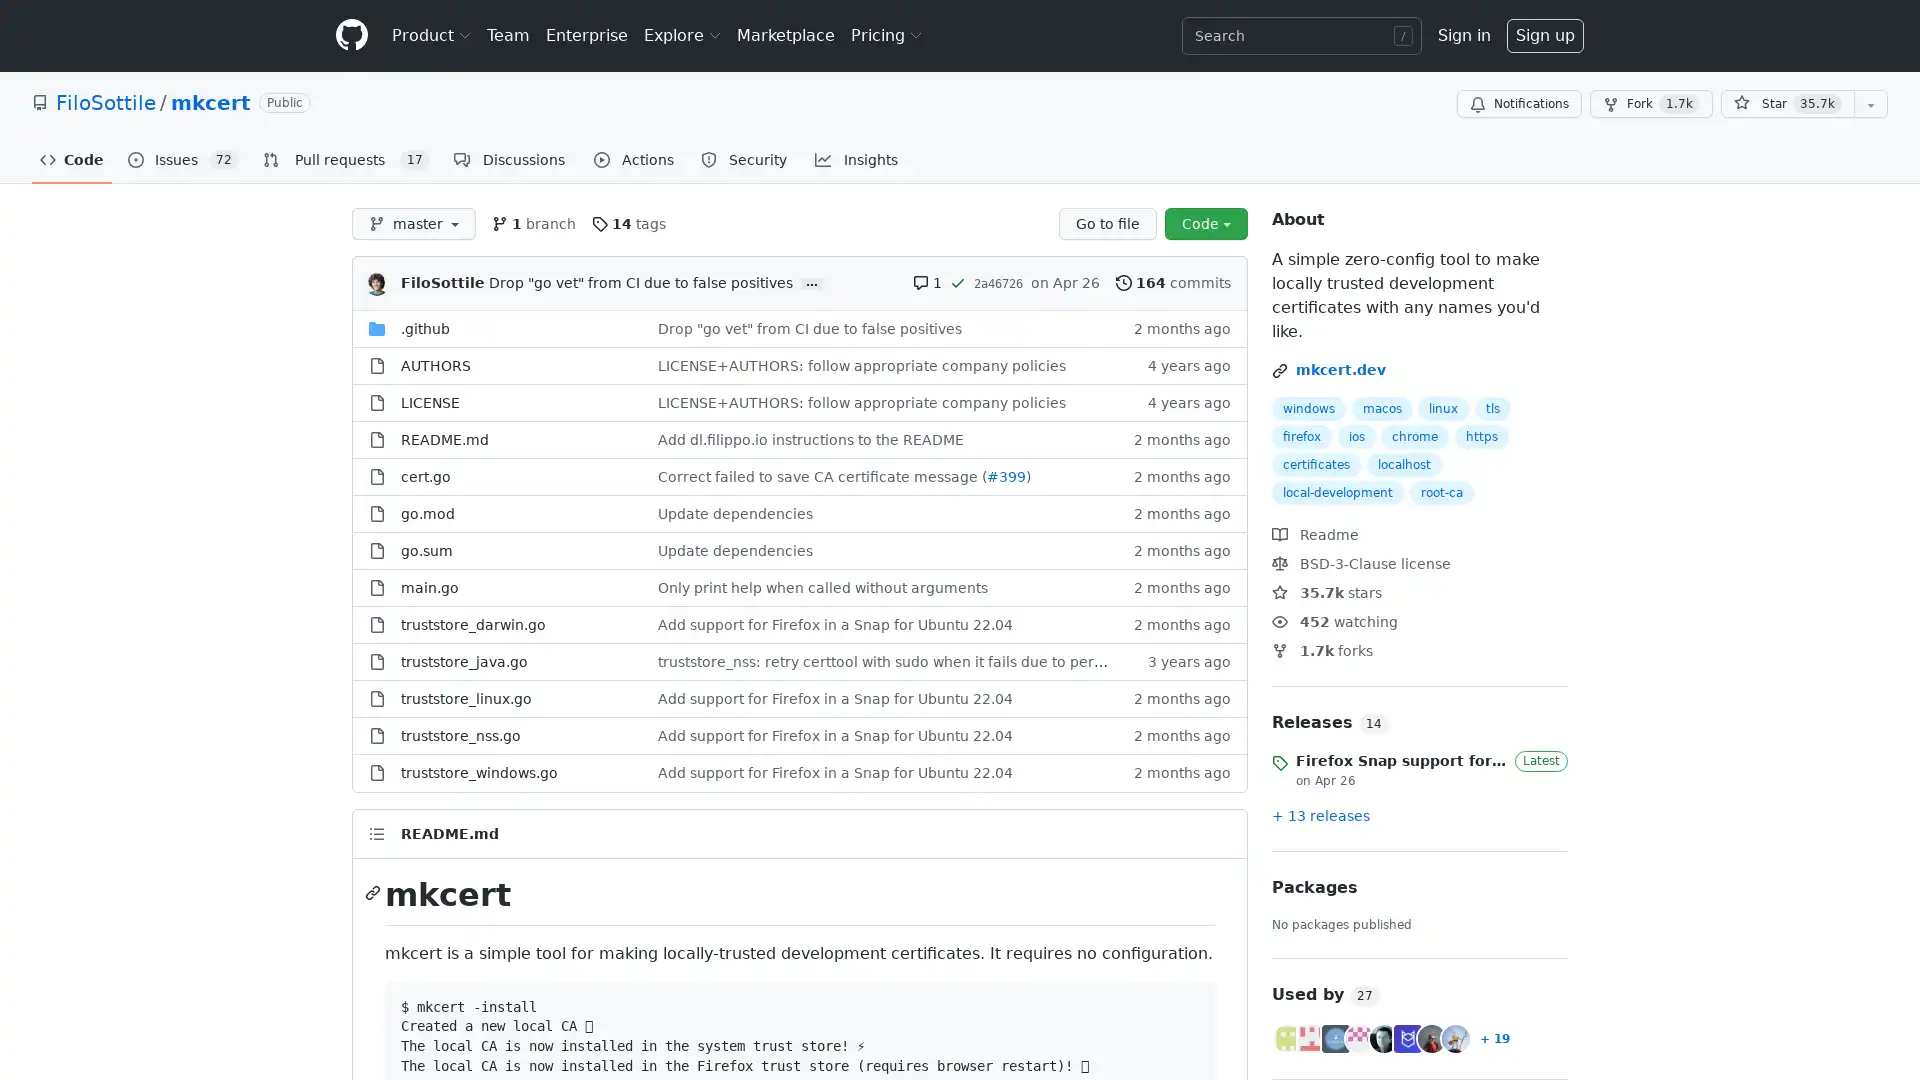  What do you see at coordinates (811, 284) in the screenshot?
I see `...` at bounding box center [811, 284].